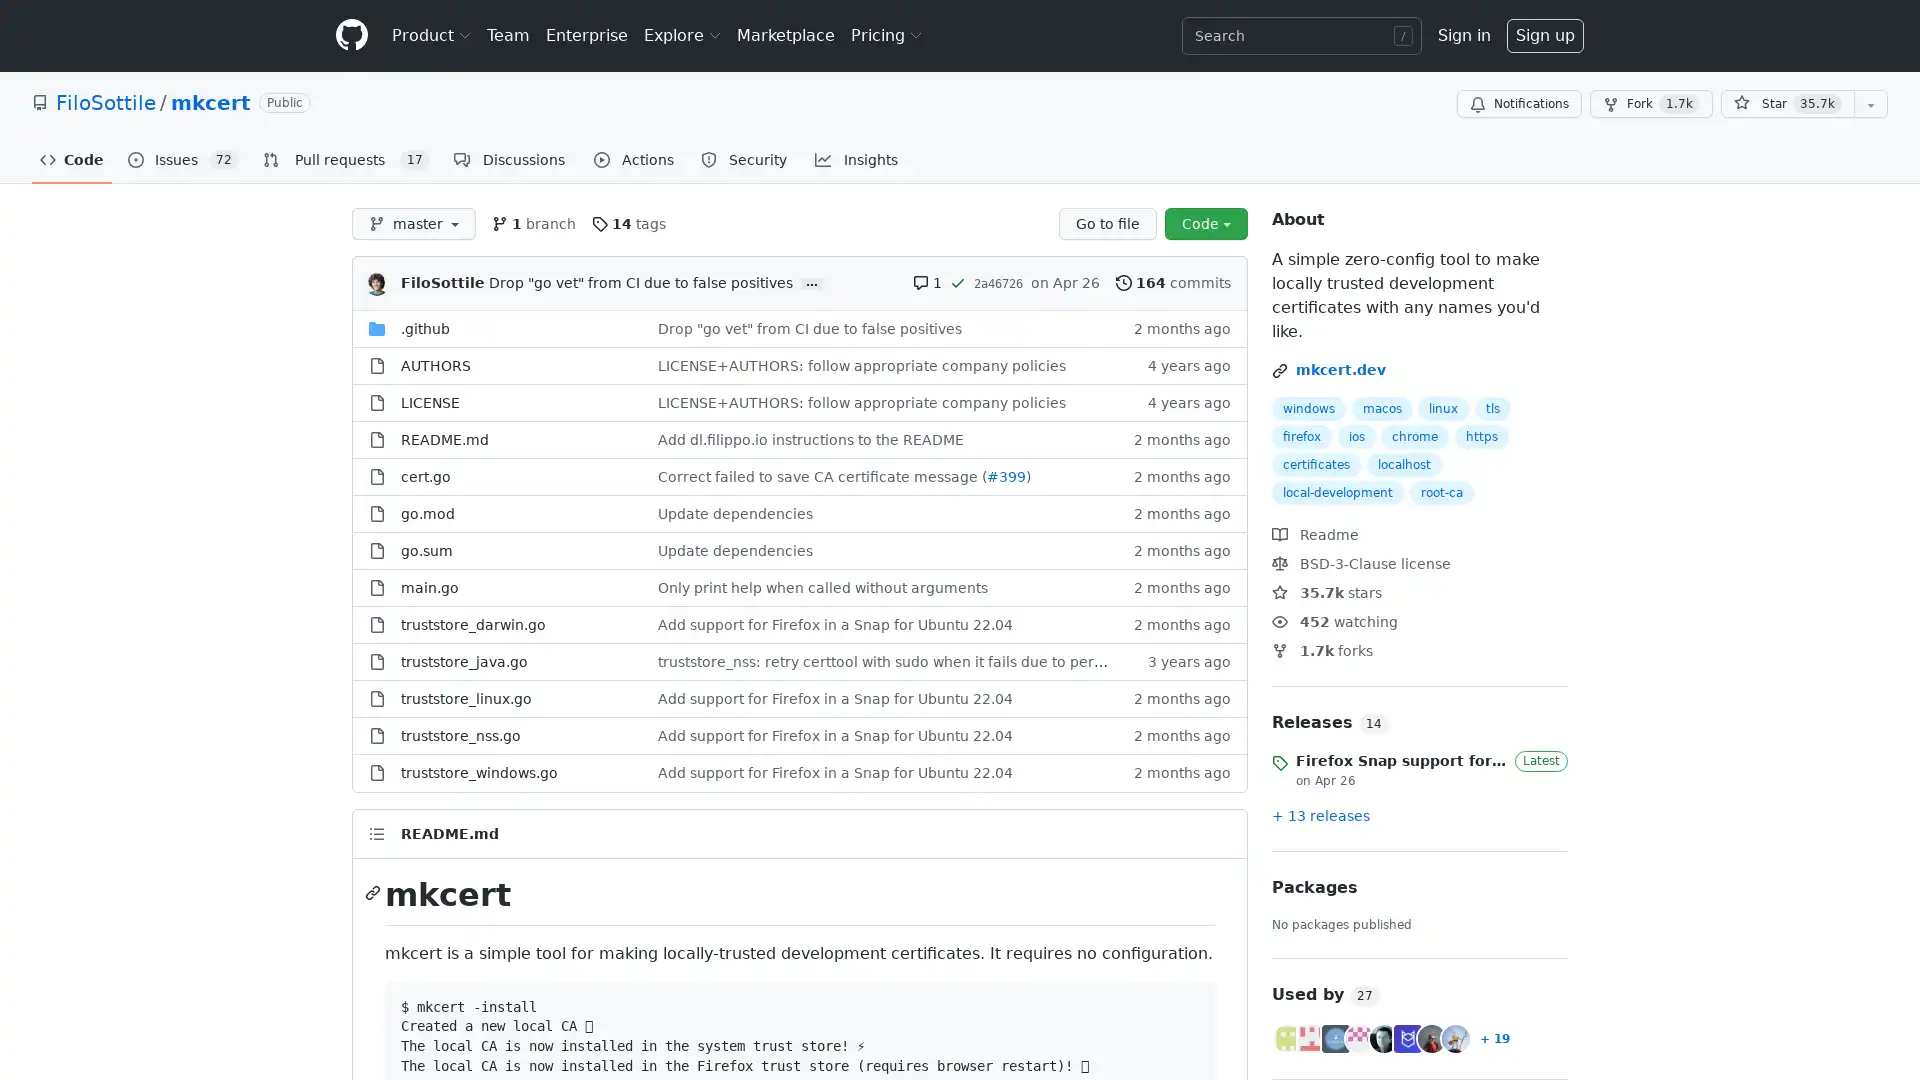  What do you see at coordinates (811, 284) in the screenshot?
I see `...` at bounding box center [811, 284].